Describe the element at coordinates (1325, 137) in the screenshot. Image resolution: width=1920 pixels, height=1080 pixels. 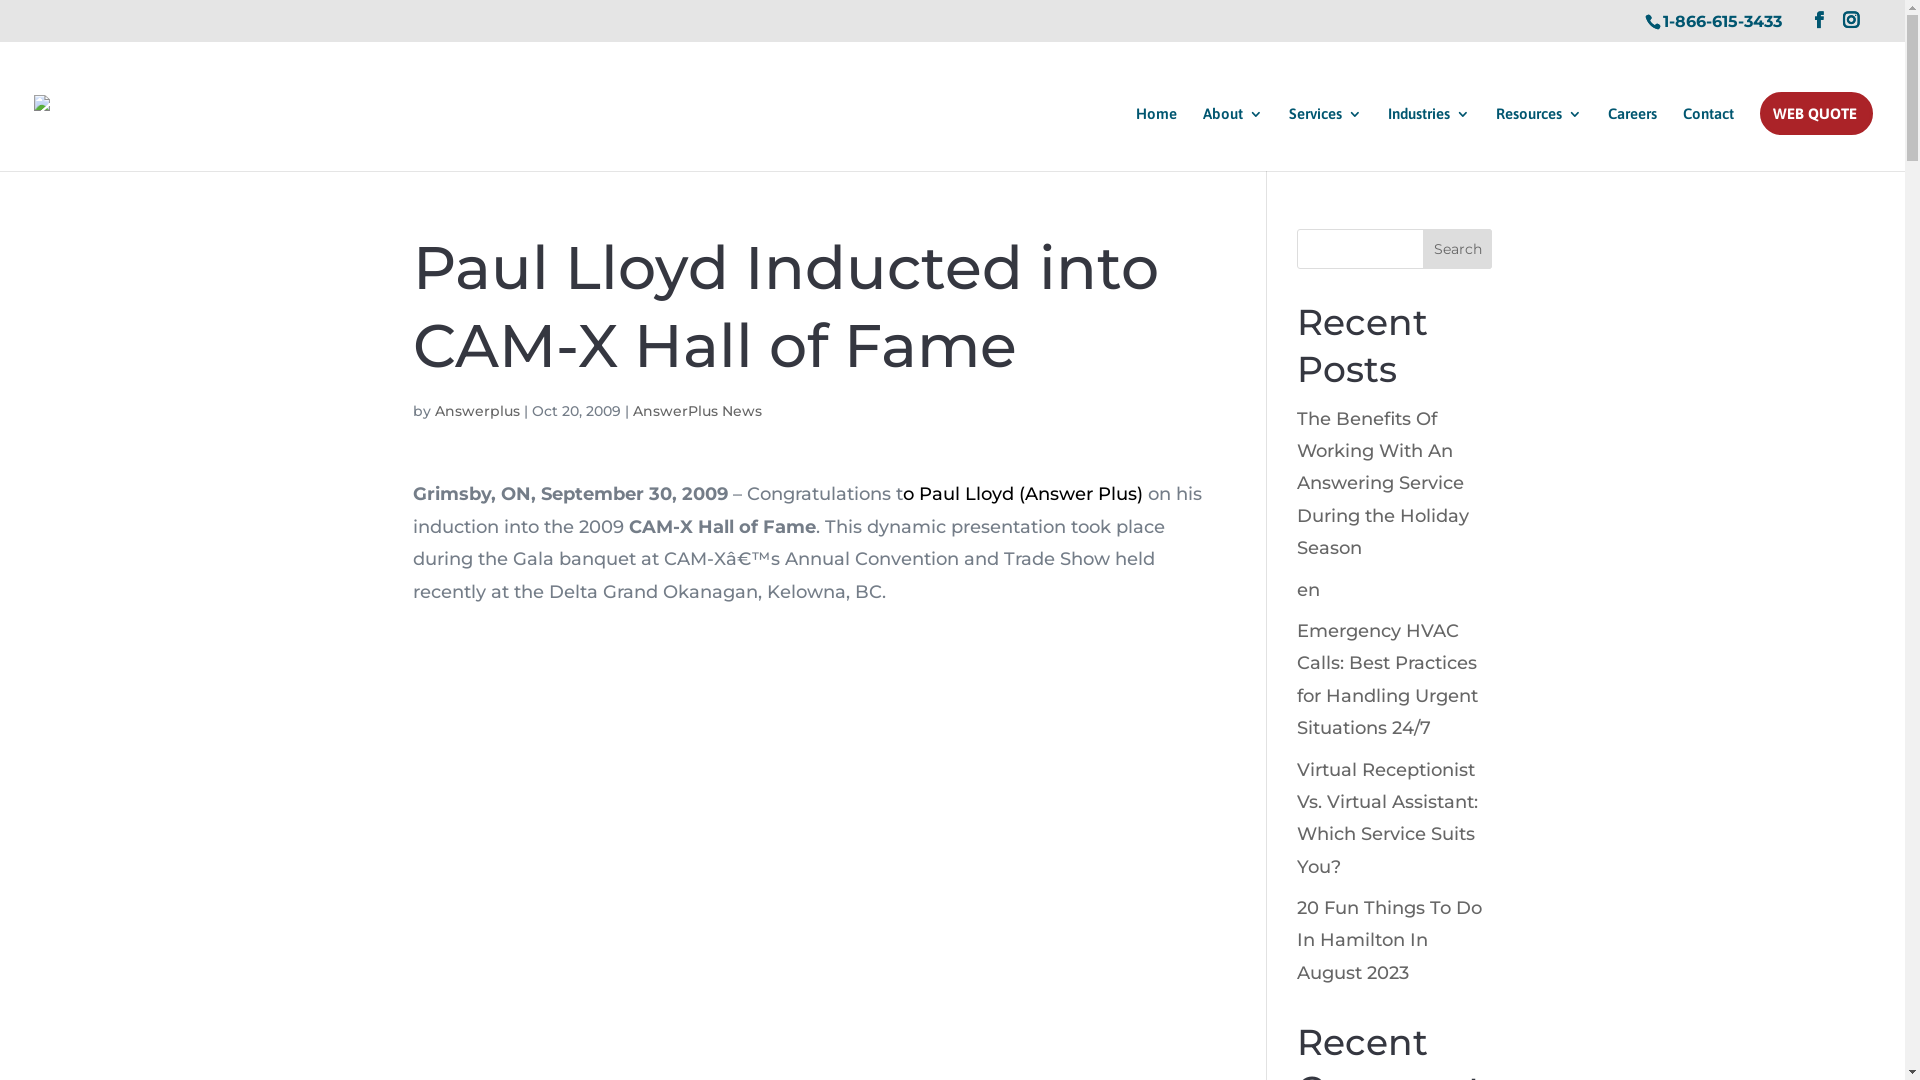
I see `'Services'` at that location.